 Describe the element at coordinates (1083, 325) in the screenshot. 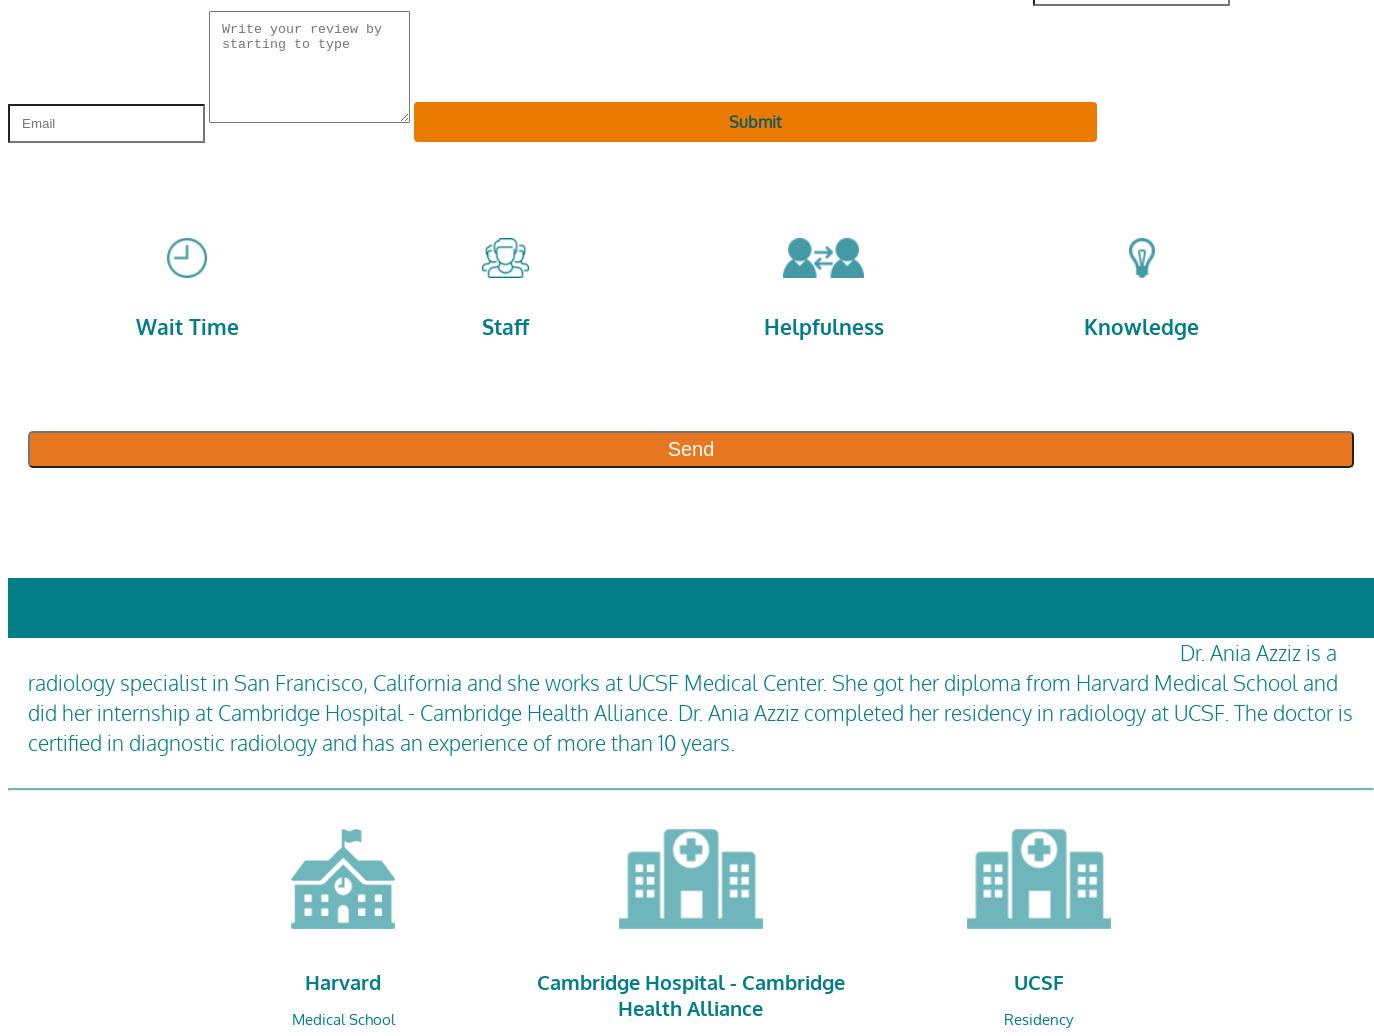

I see `'Knowledge'` at that location.